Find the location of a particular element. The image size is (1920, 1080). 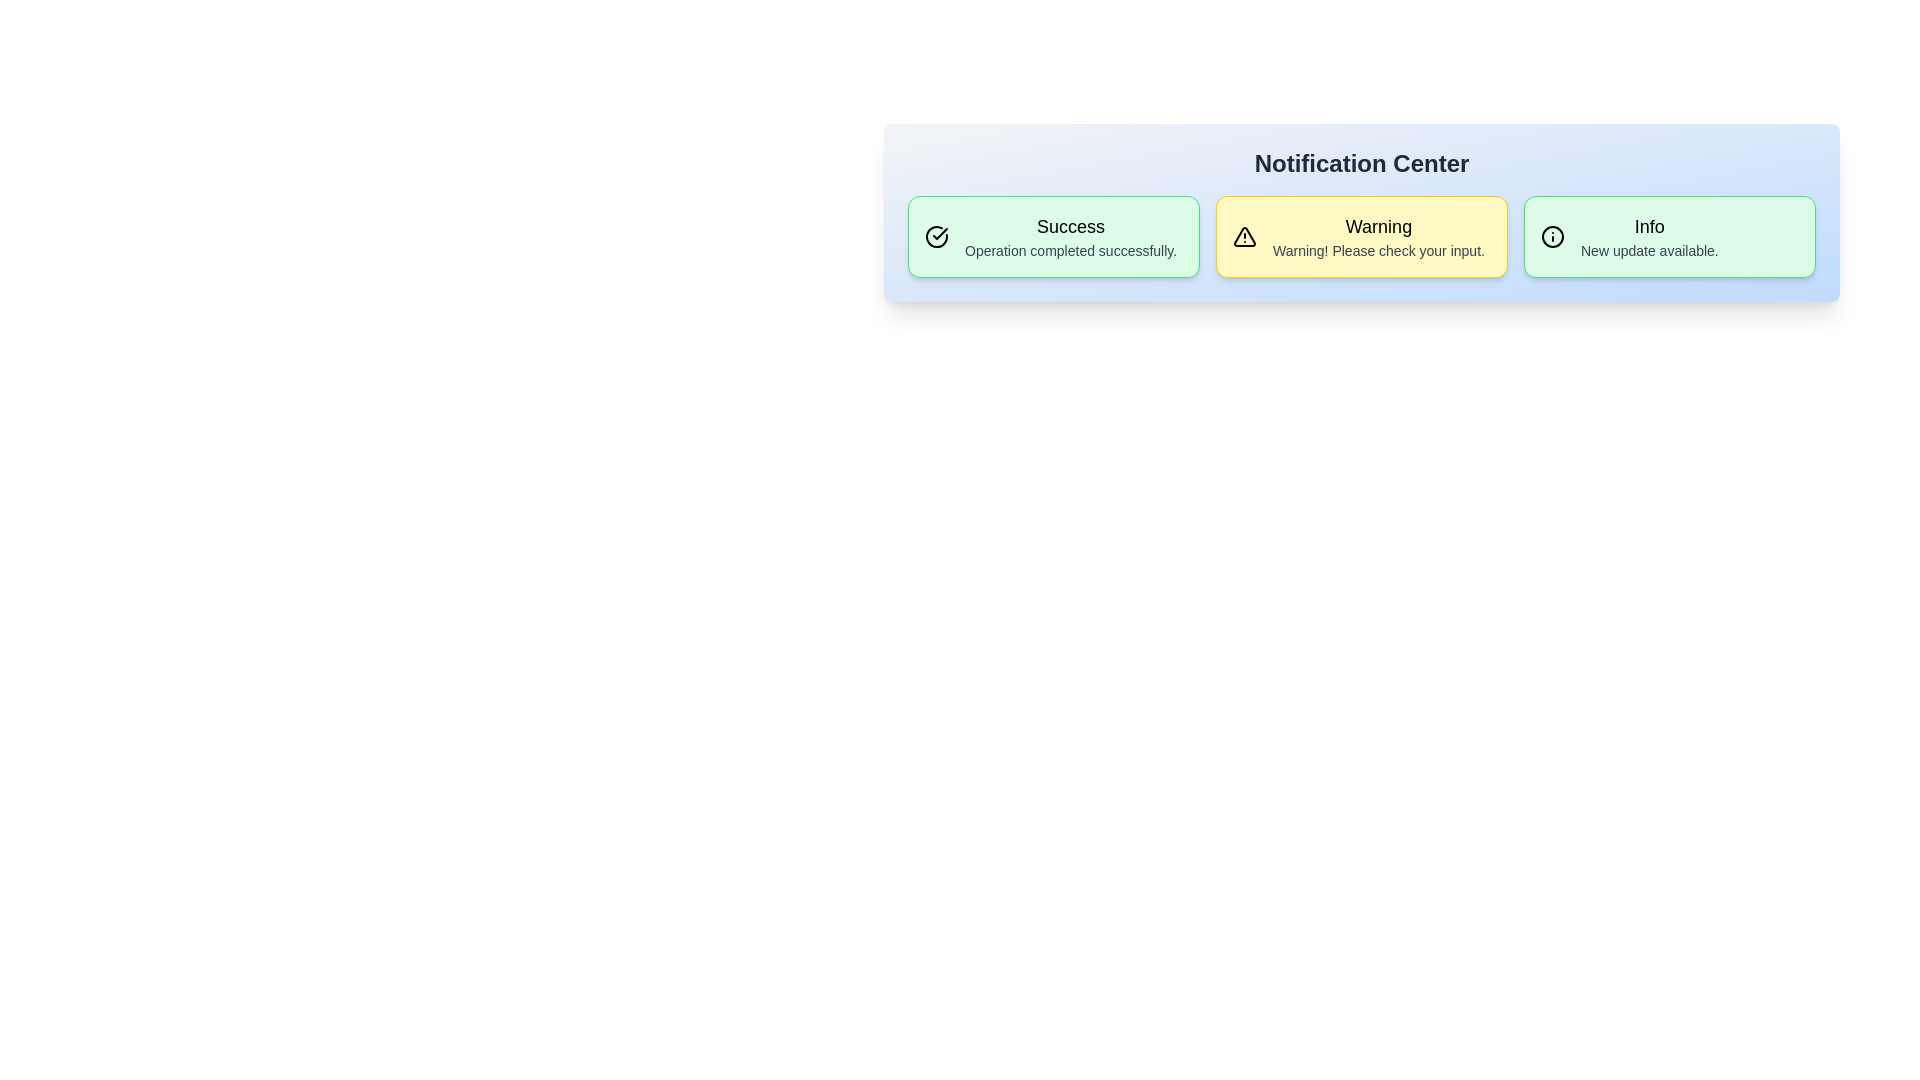

the notification card corresponding to Warning is located at coordinates (1361, 235).